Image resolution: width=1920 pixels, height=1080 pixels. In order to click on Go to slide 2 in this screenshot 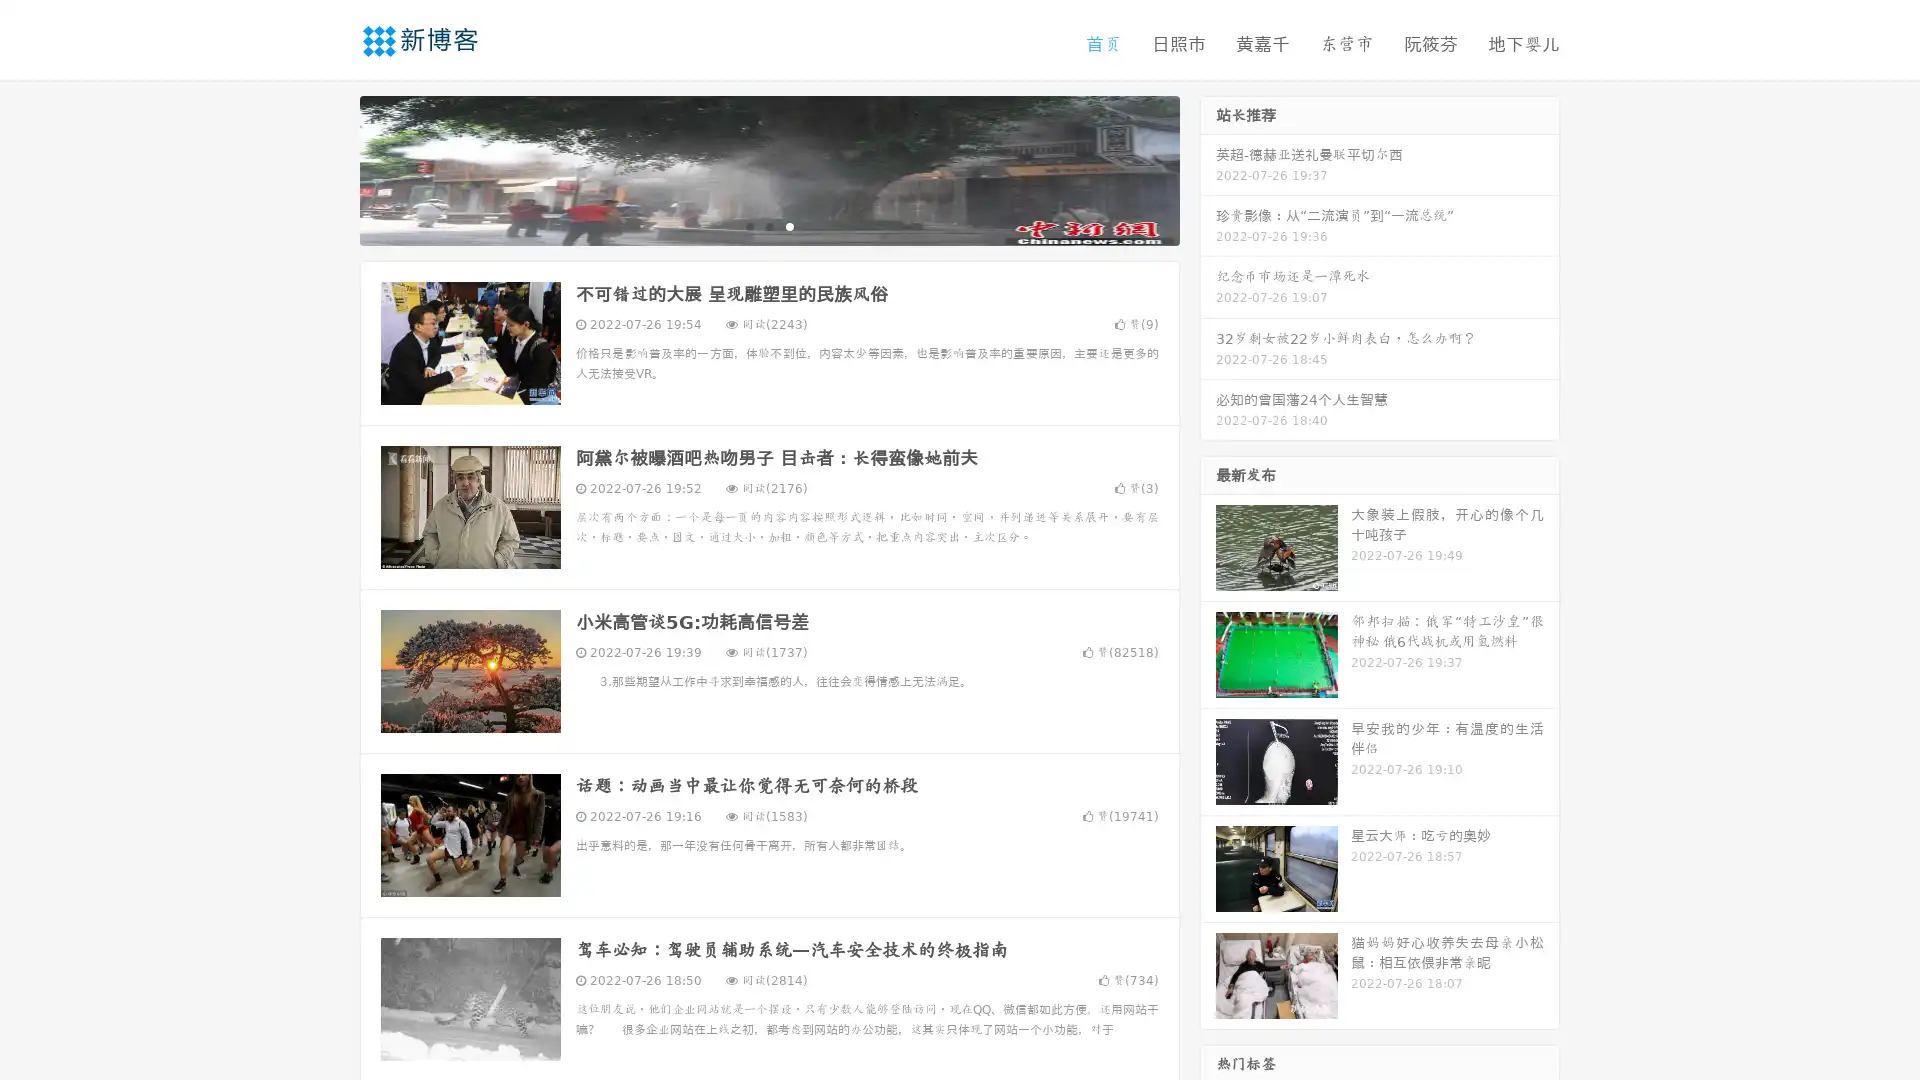, I will do `click(768, 225)`.